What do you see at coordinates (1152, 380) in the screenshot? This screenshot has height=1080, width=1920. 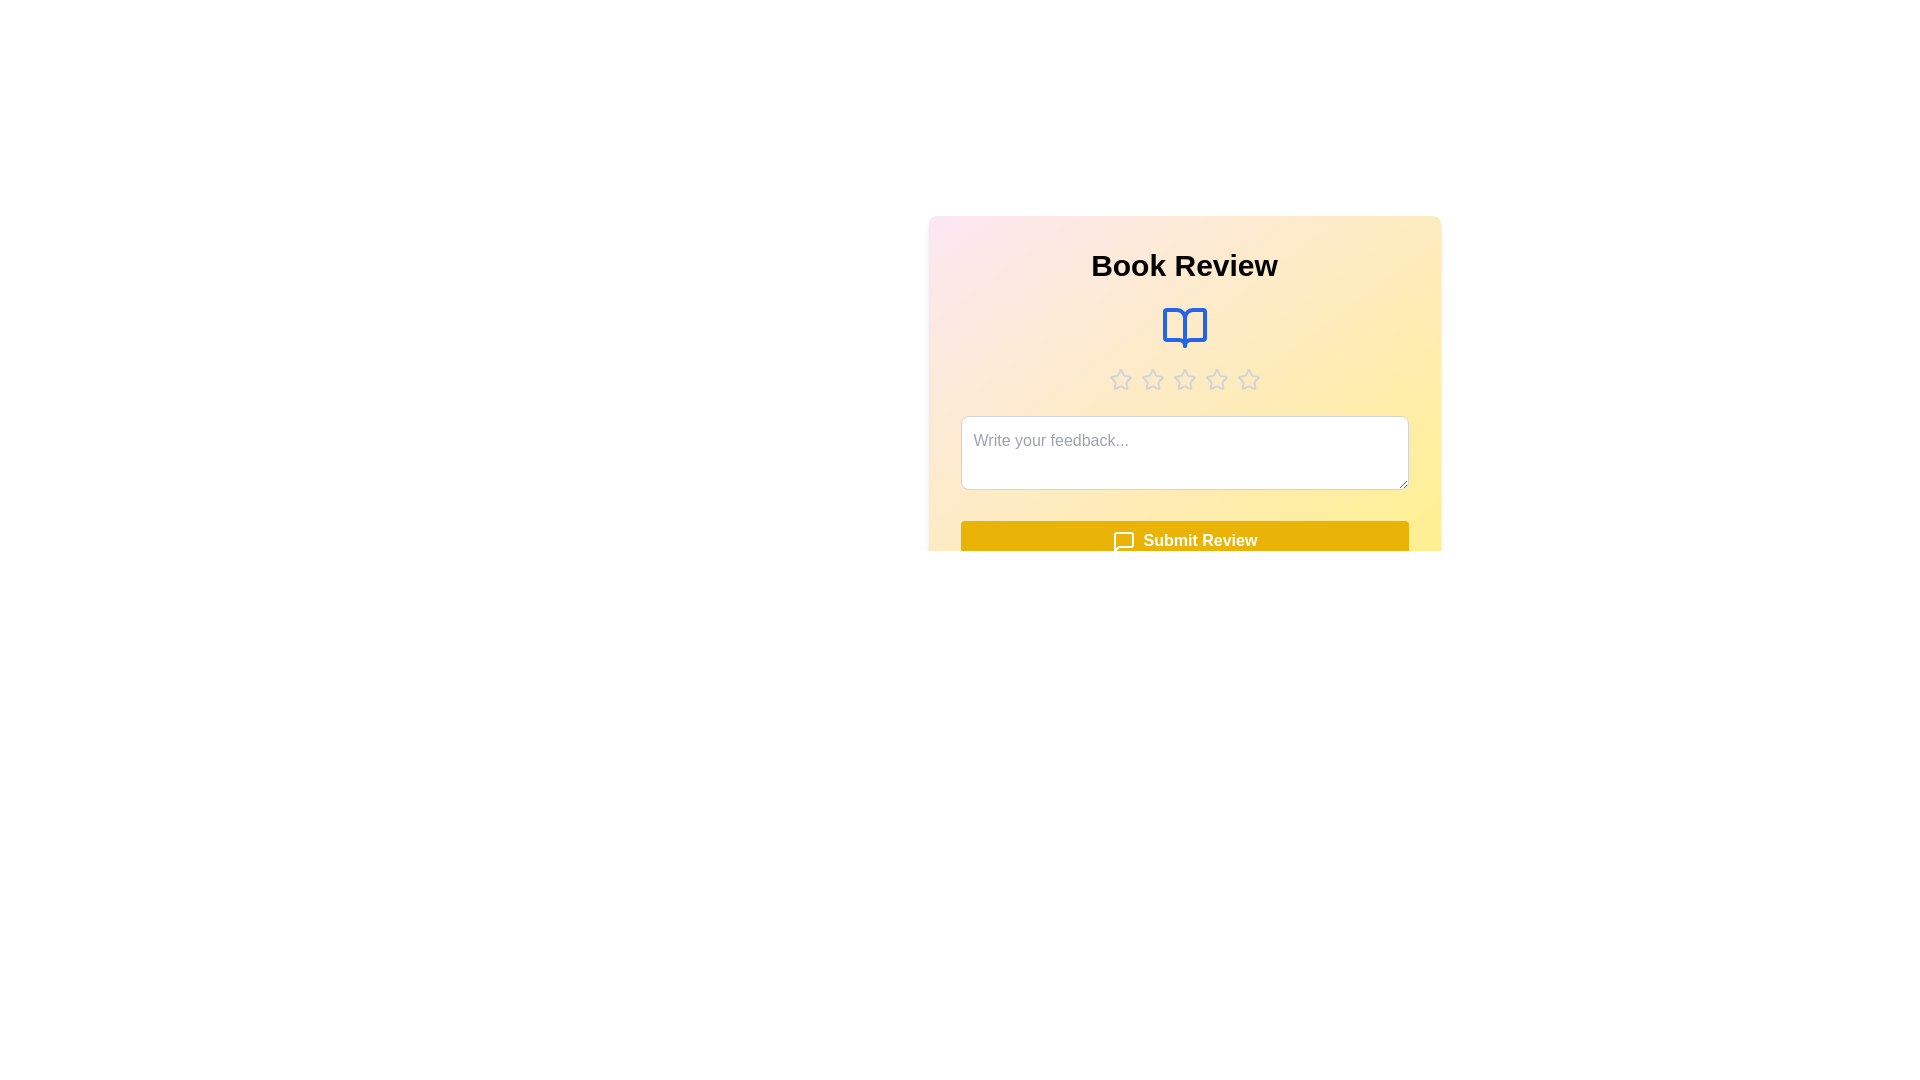 I see `the star corresponding to the desired rating 2` at bounding box center [1152, 380].